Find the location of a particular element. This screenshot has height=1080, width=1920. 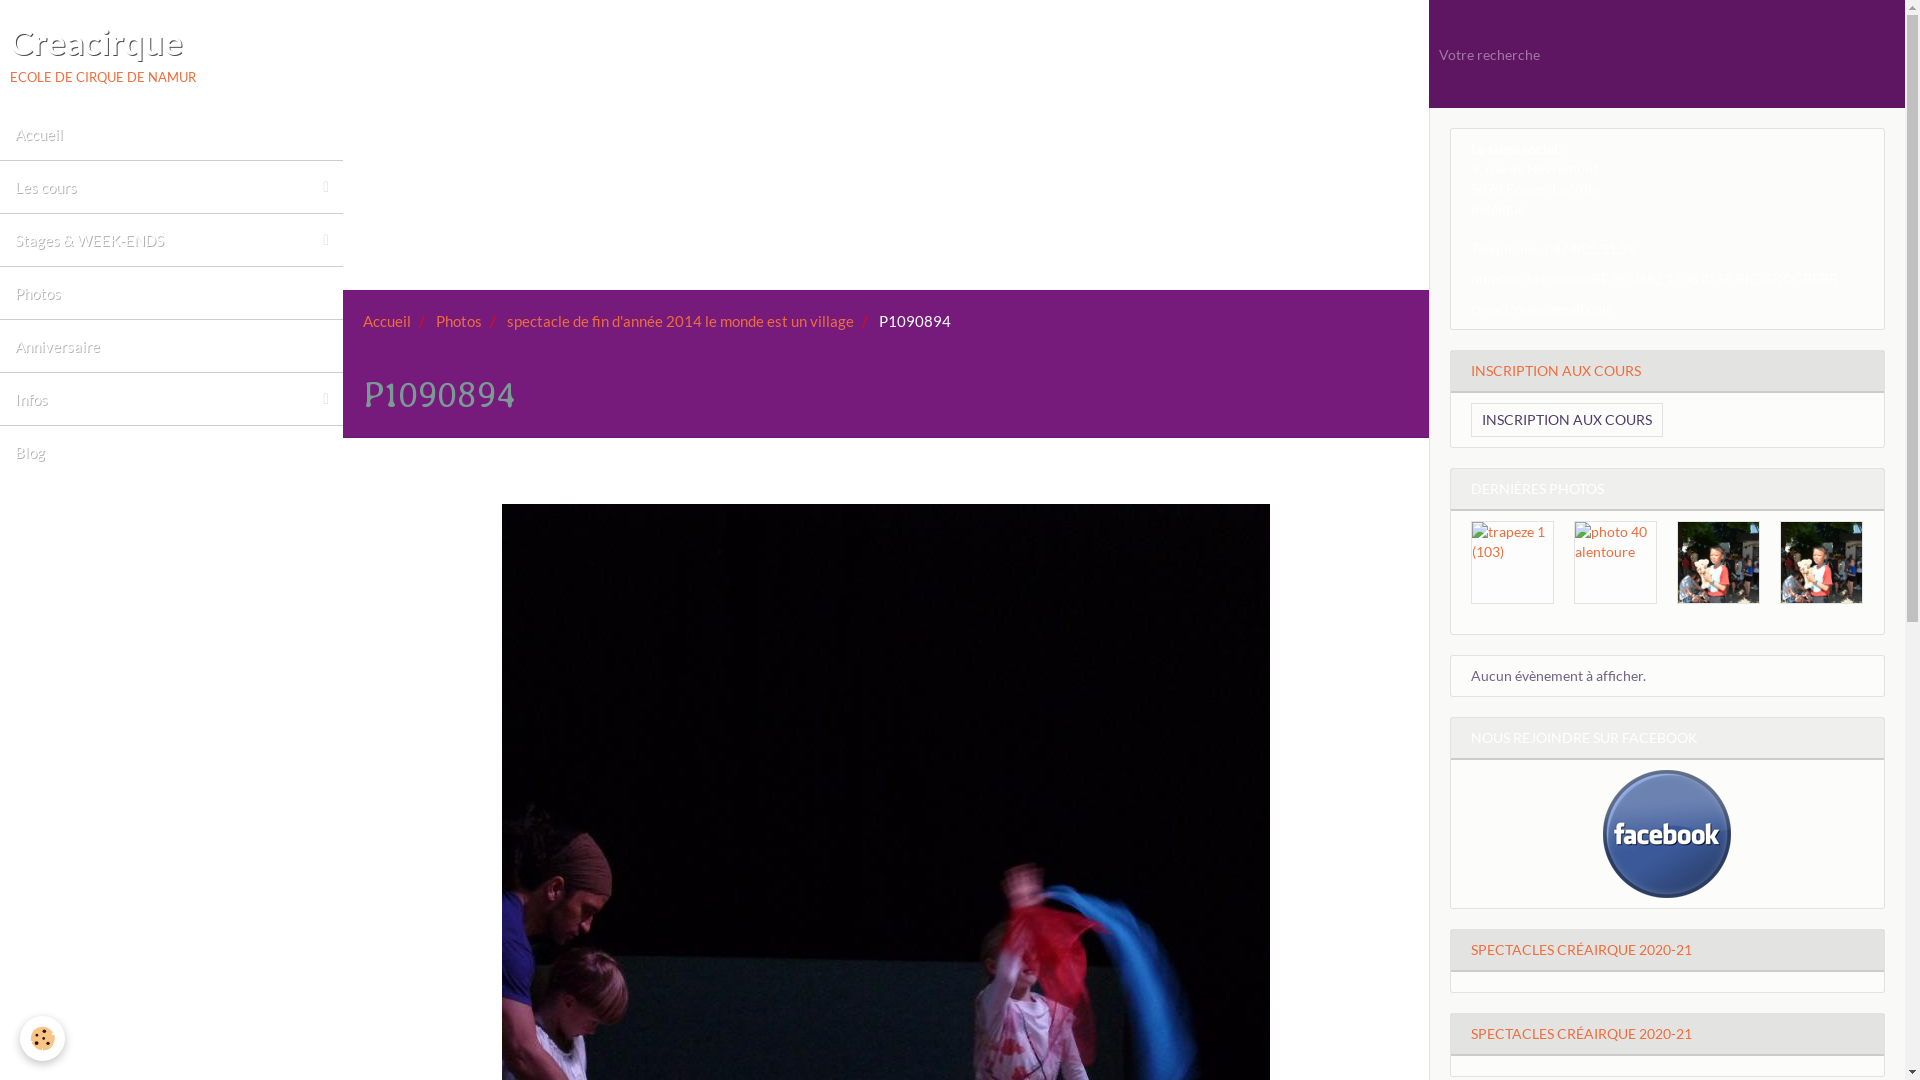

'Les cours' is located at coordinates (171, 186).